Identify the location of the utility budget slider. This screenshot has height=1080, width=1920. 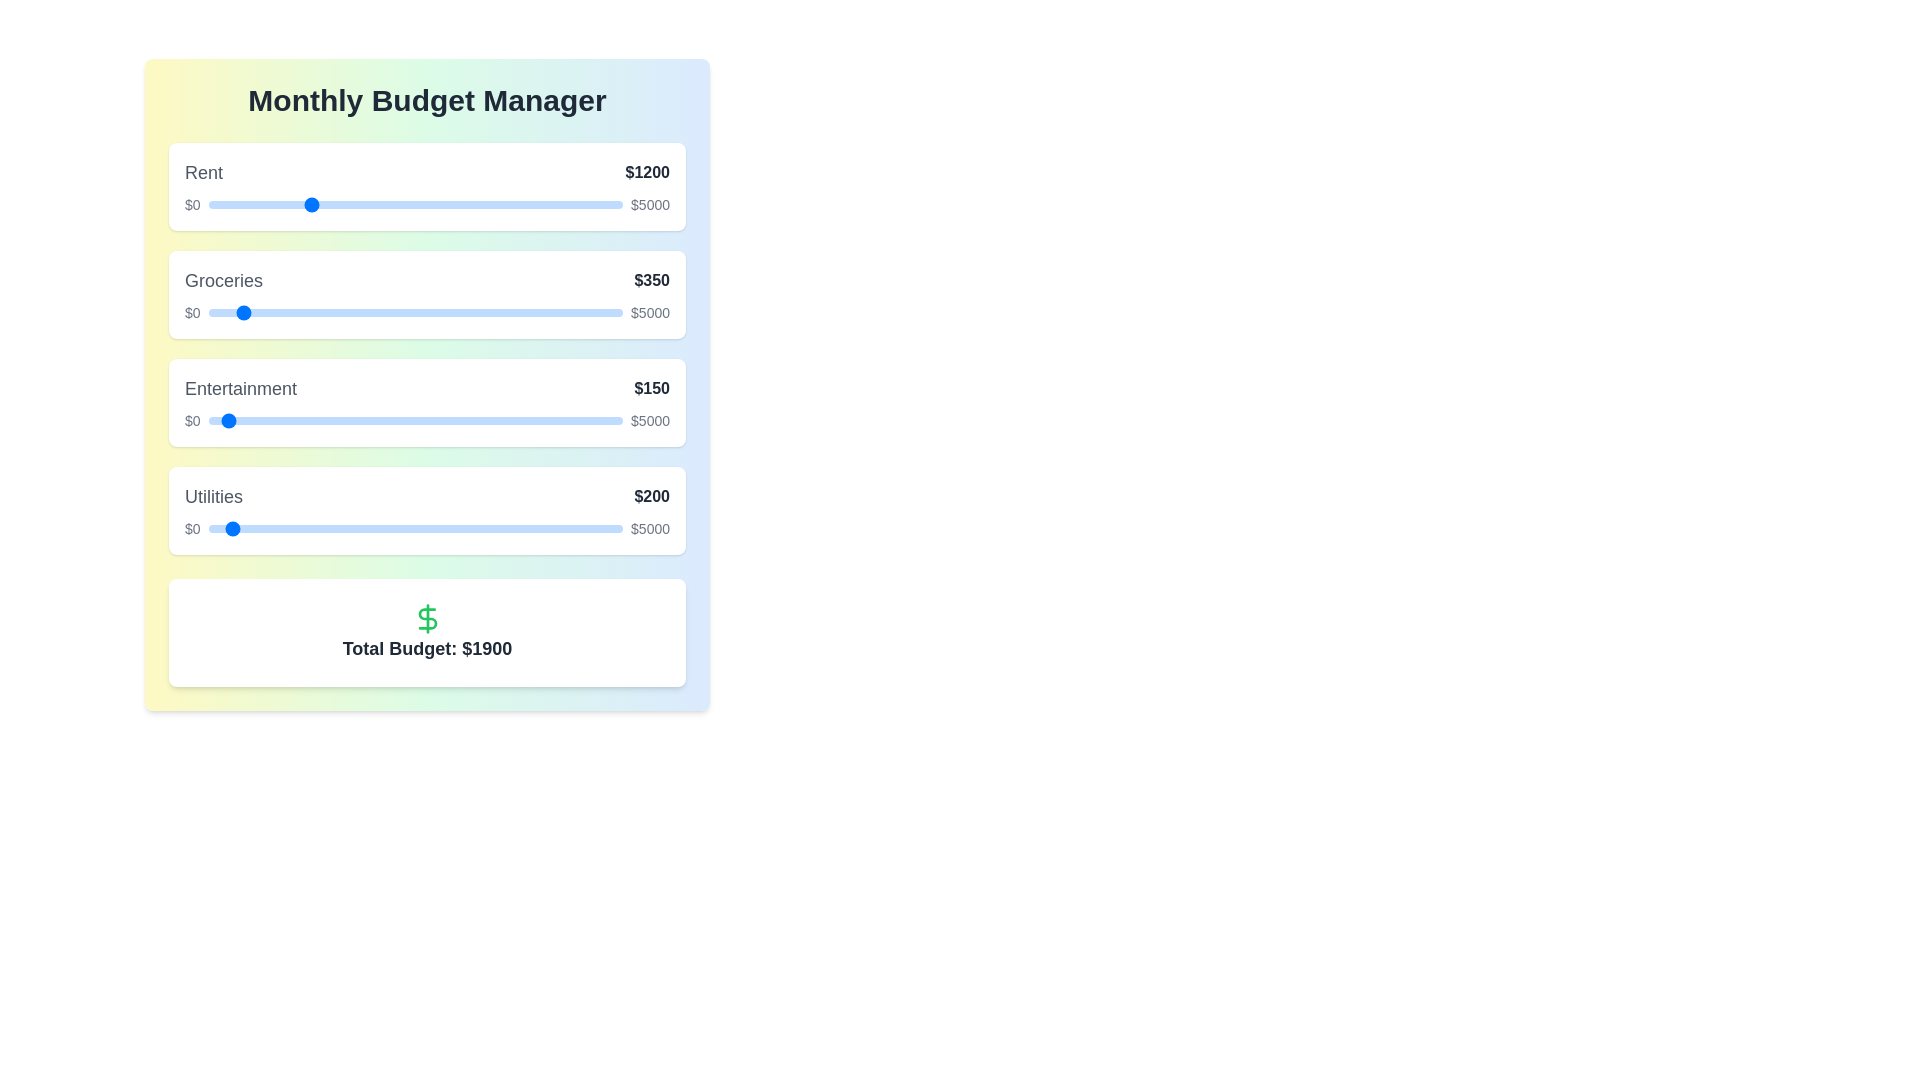
(246, 527).